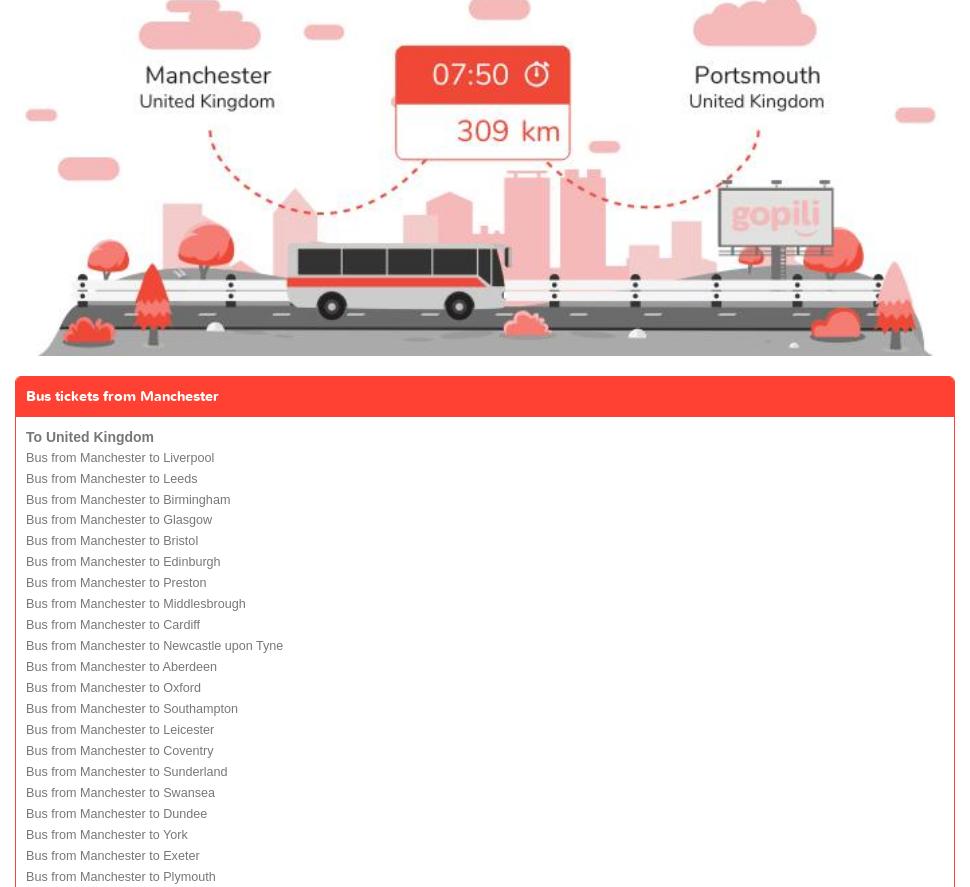  I want to click on 'Bus from Manchester to Leicester', so click(119, 730).